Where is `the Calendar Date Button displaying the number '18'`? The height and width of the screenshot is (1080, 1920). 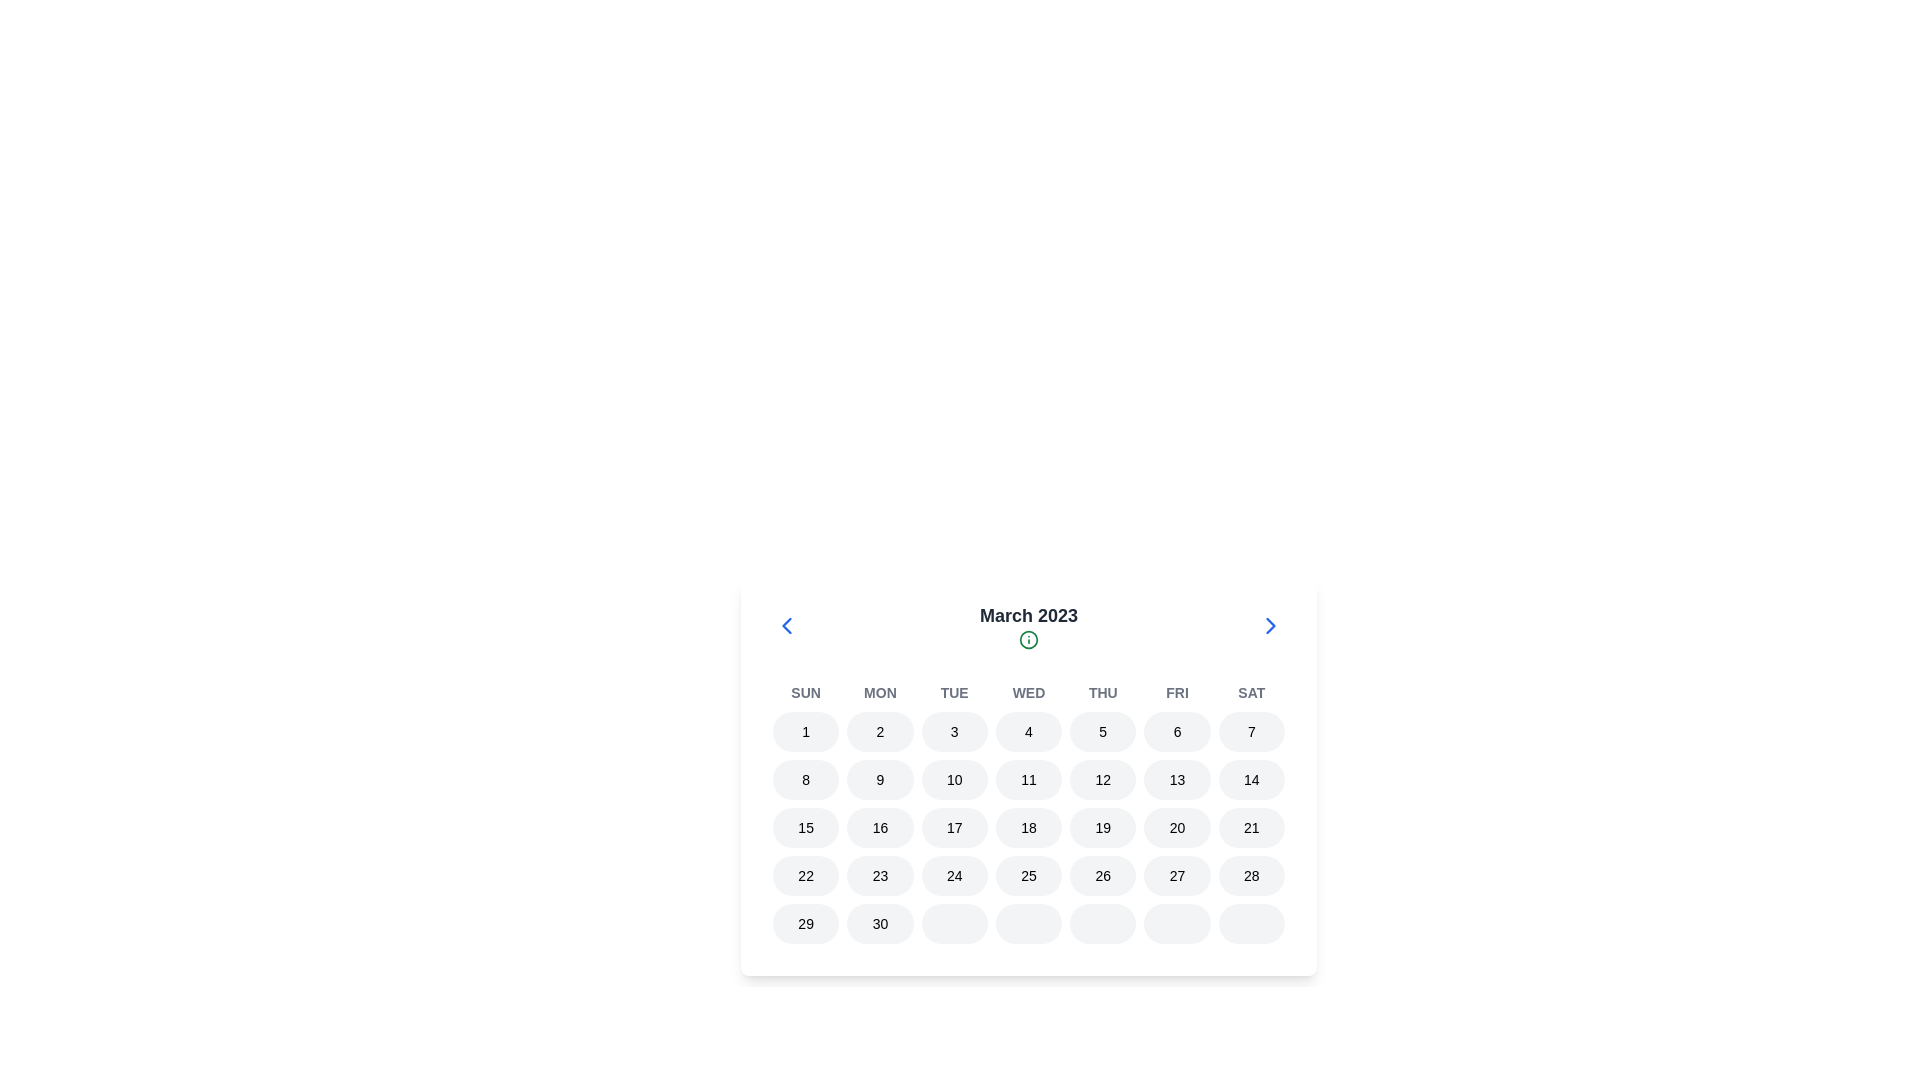 the Calendar Date Button displaying the number '18' is located at coordinates (1028, 828).